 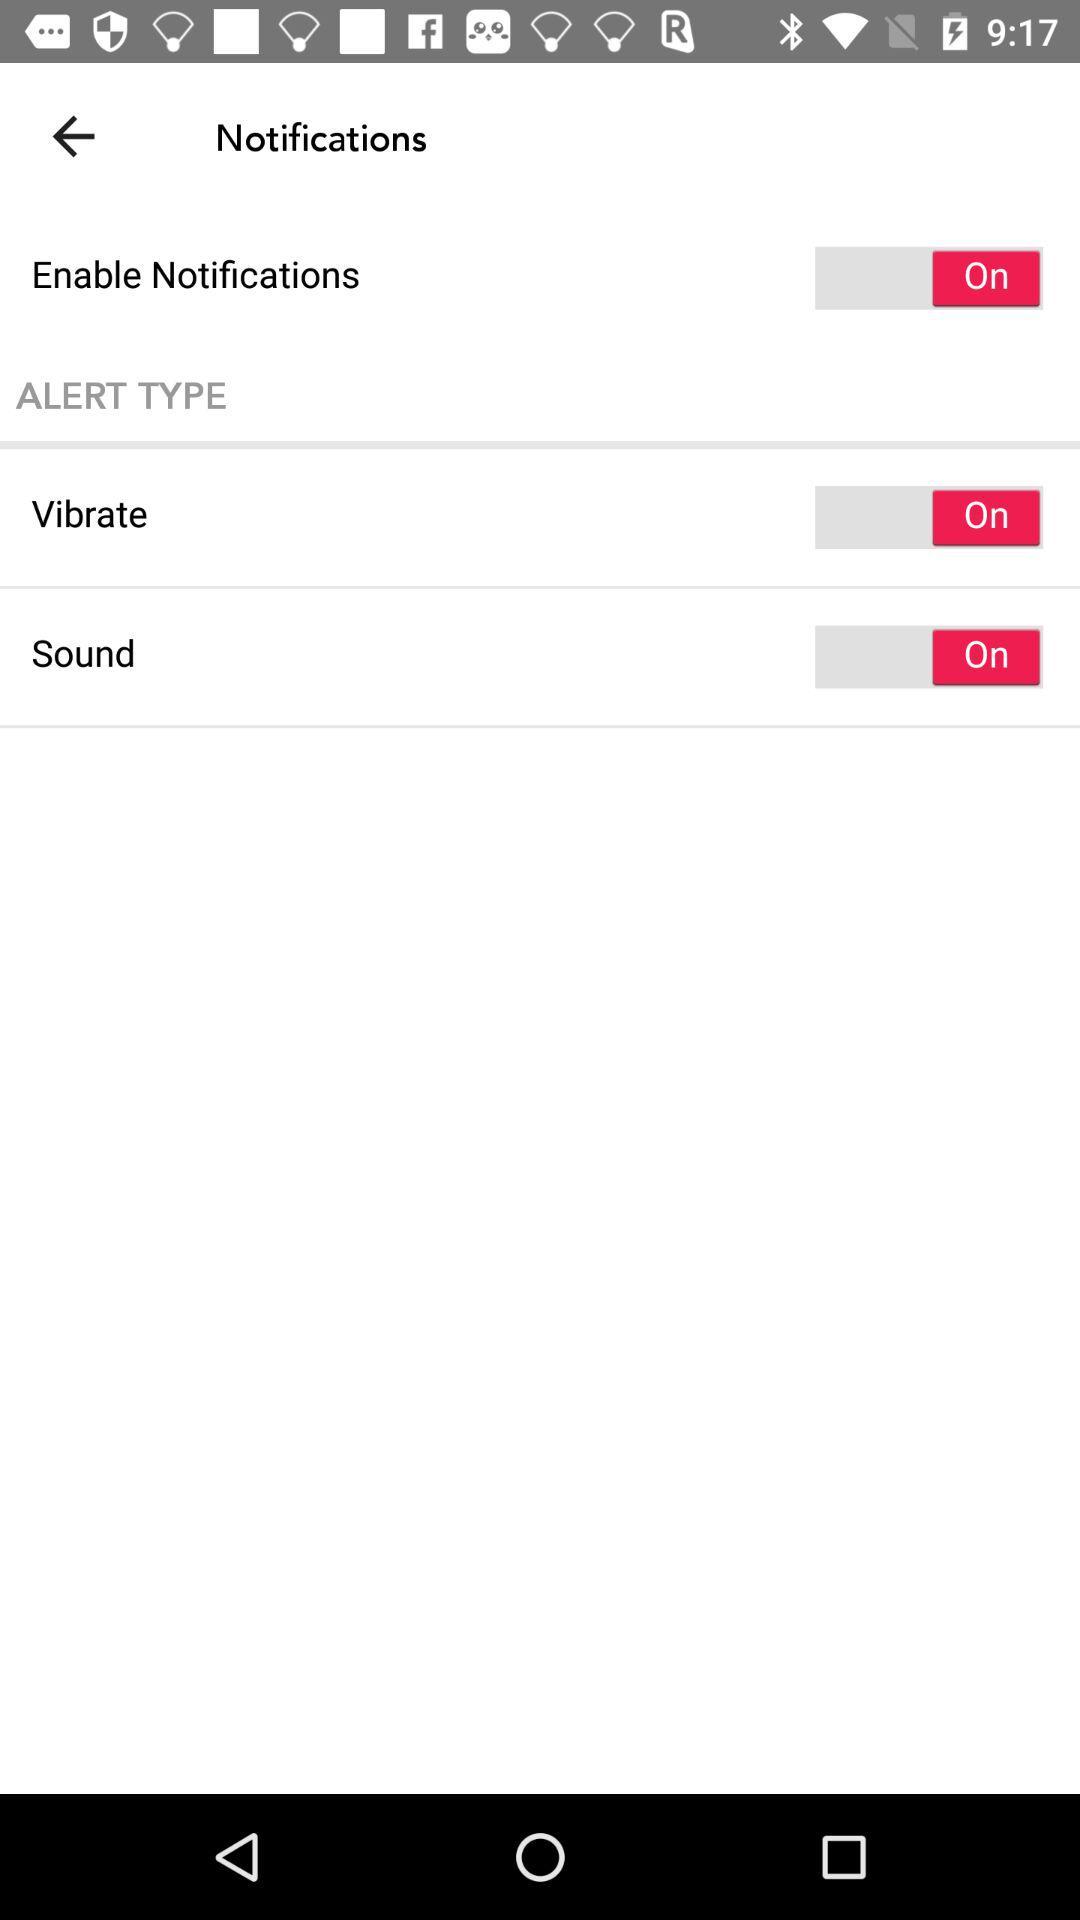 What do you see at coordinates (72, 135) in the screenshot?
I see `the icon to the left of the notifications icon` at bounding box center [72, 135].